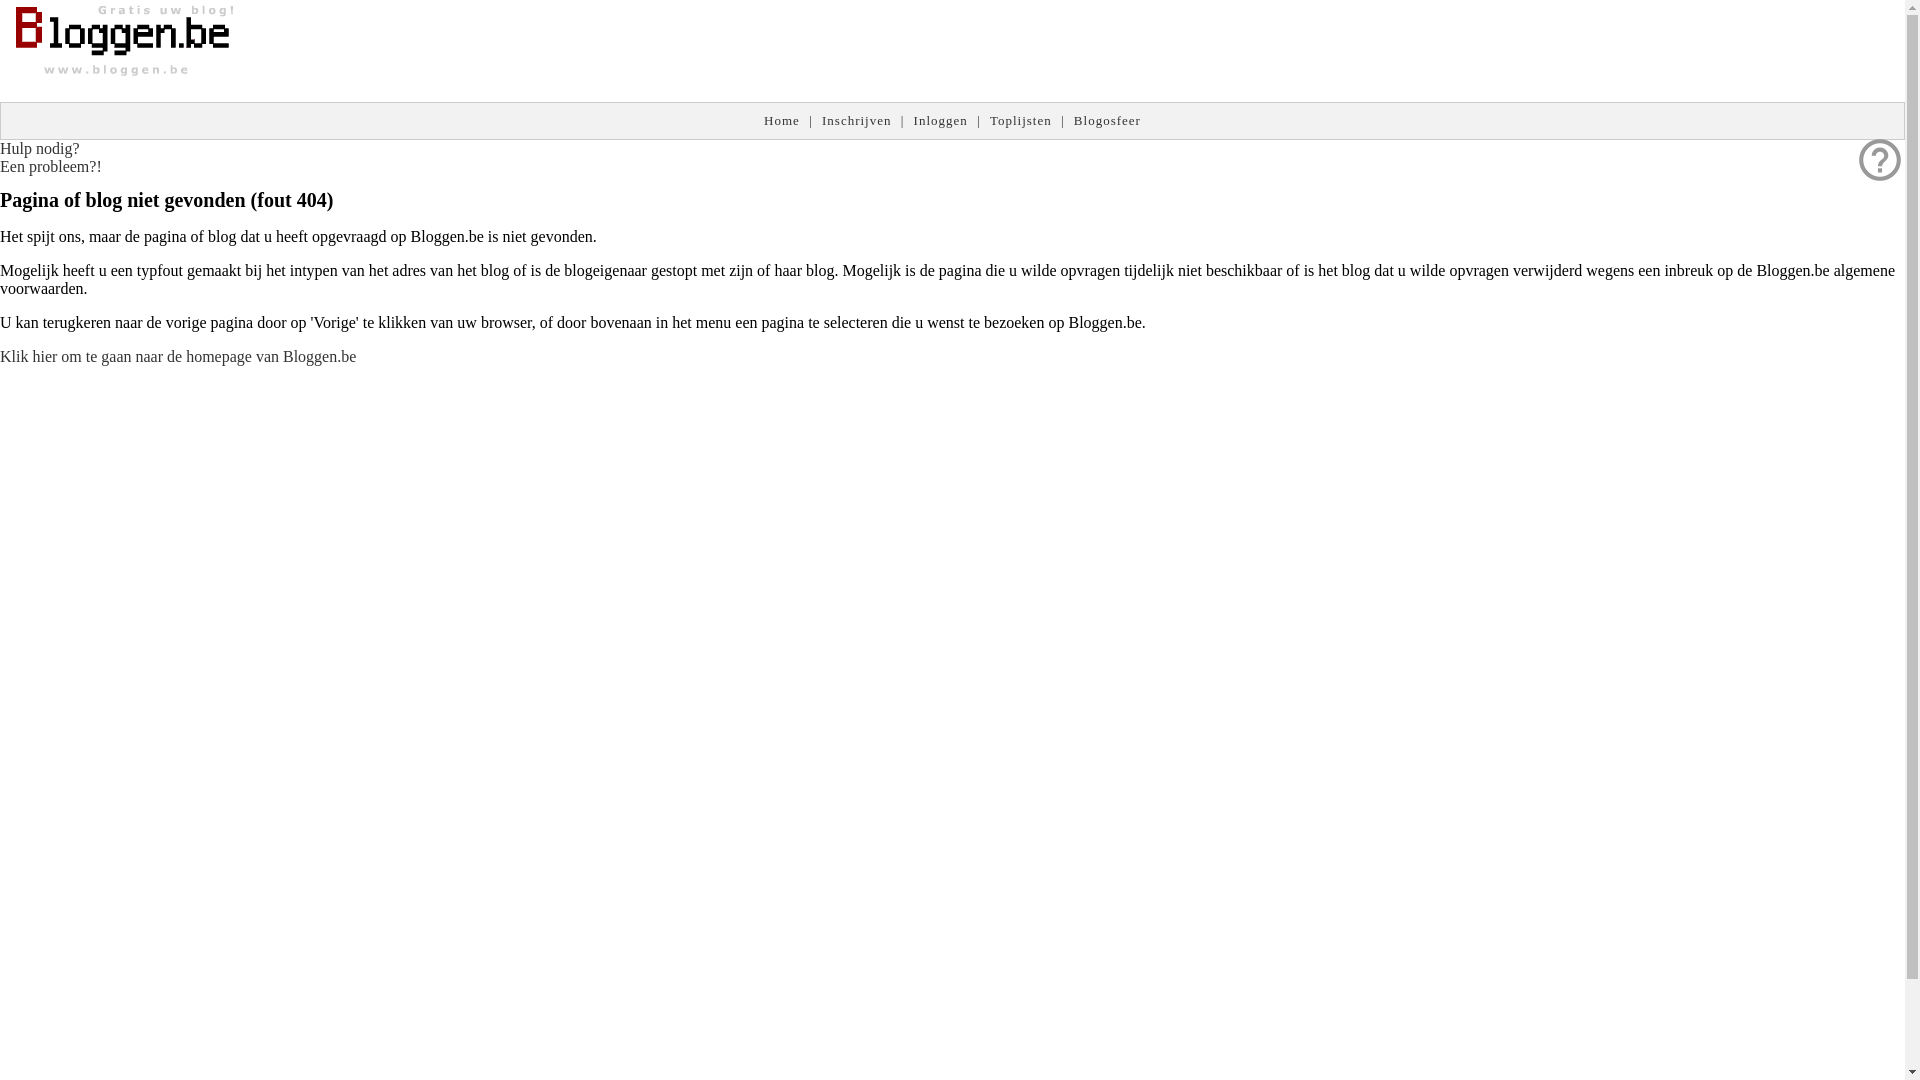  I want to click on 'Blogosfeer', so click(1106, 120).